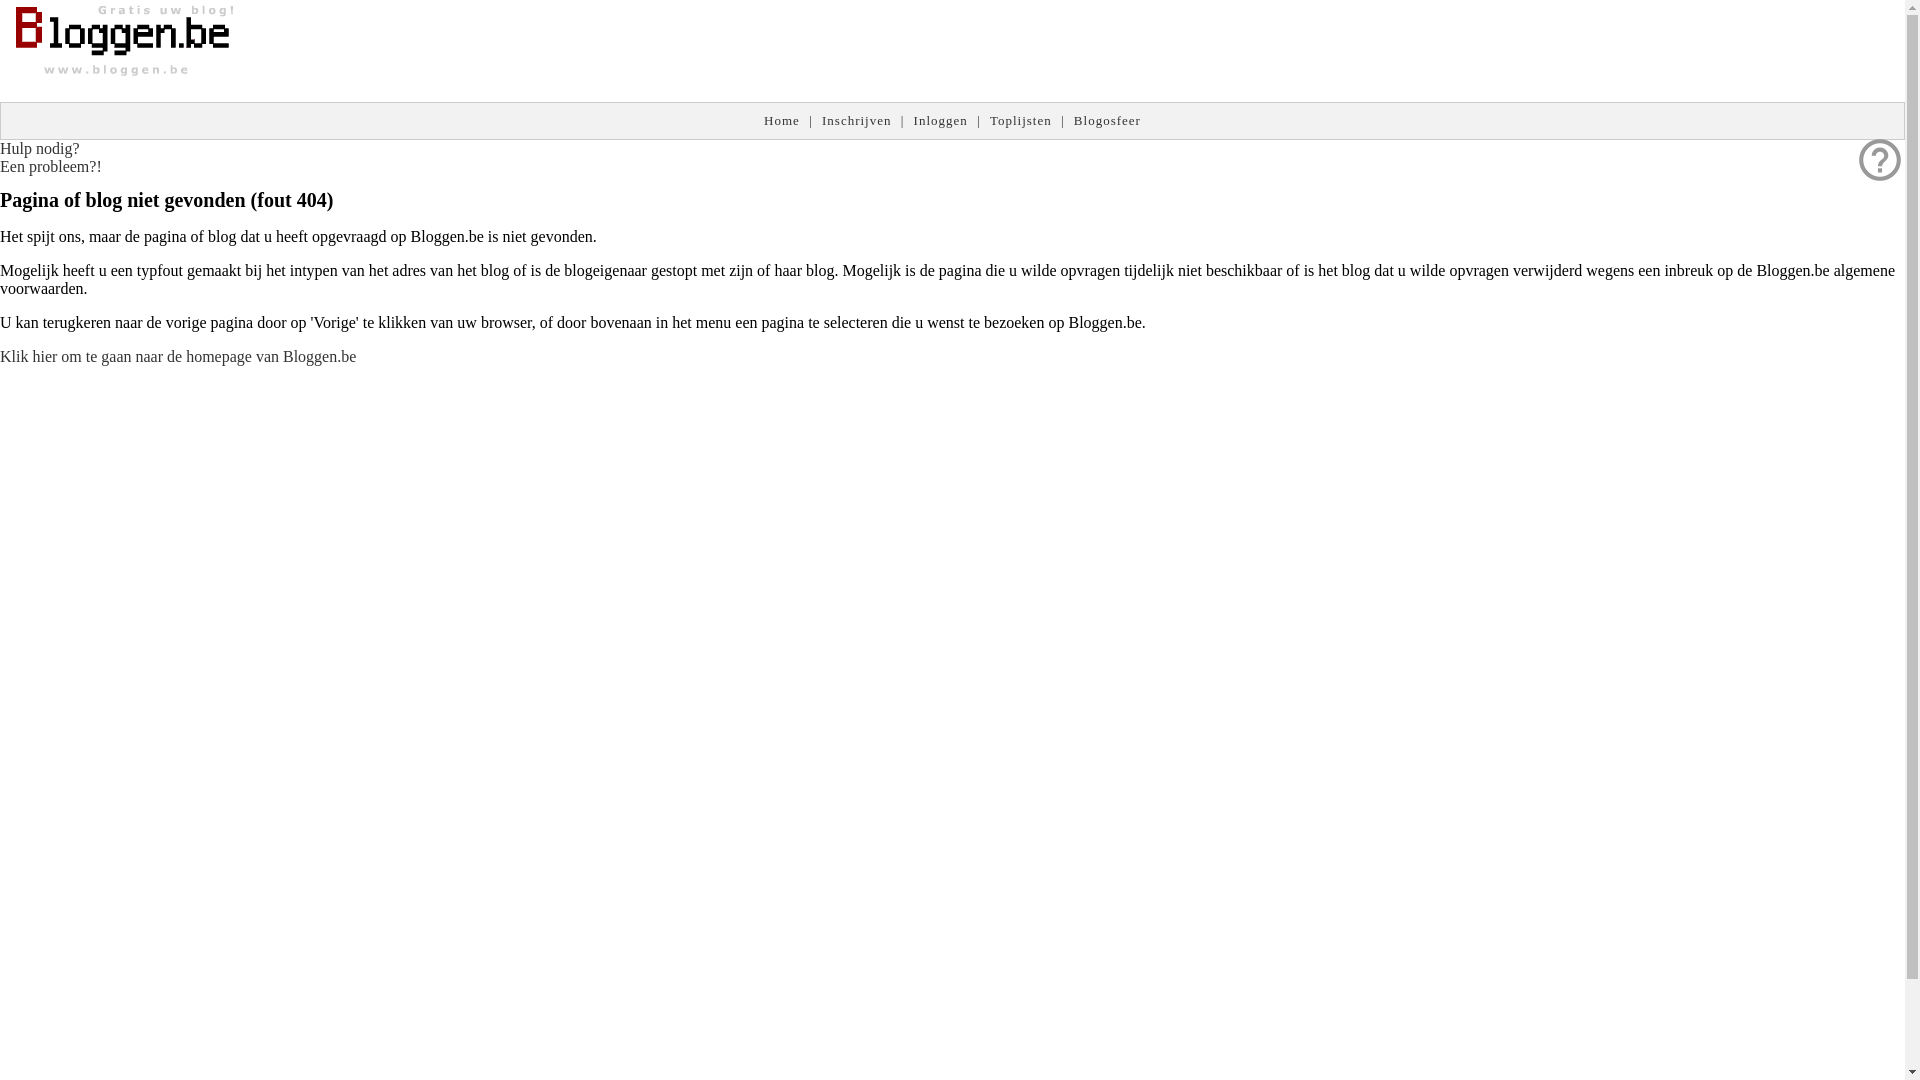  I want to click on 'Blogosfeer', so click(1106, 120).